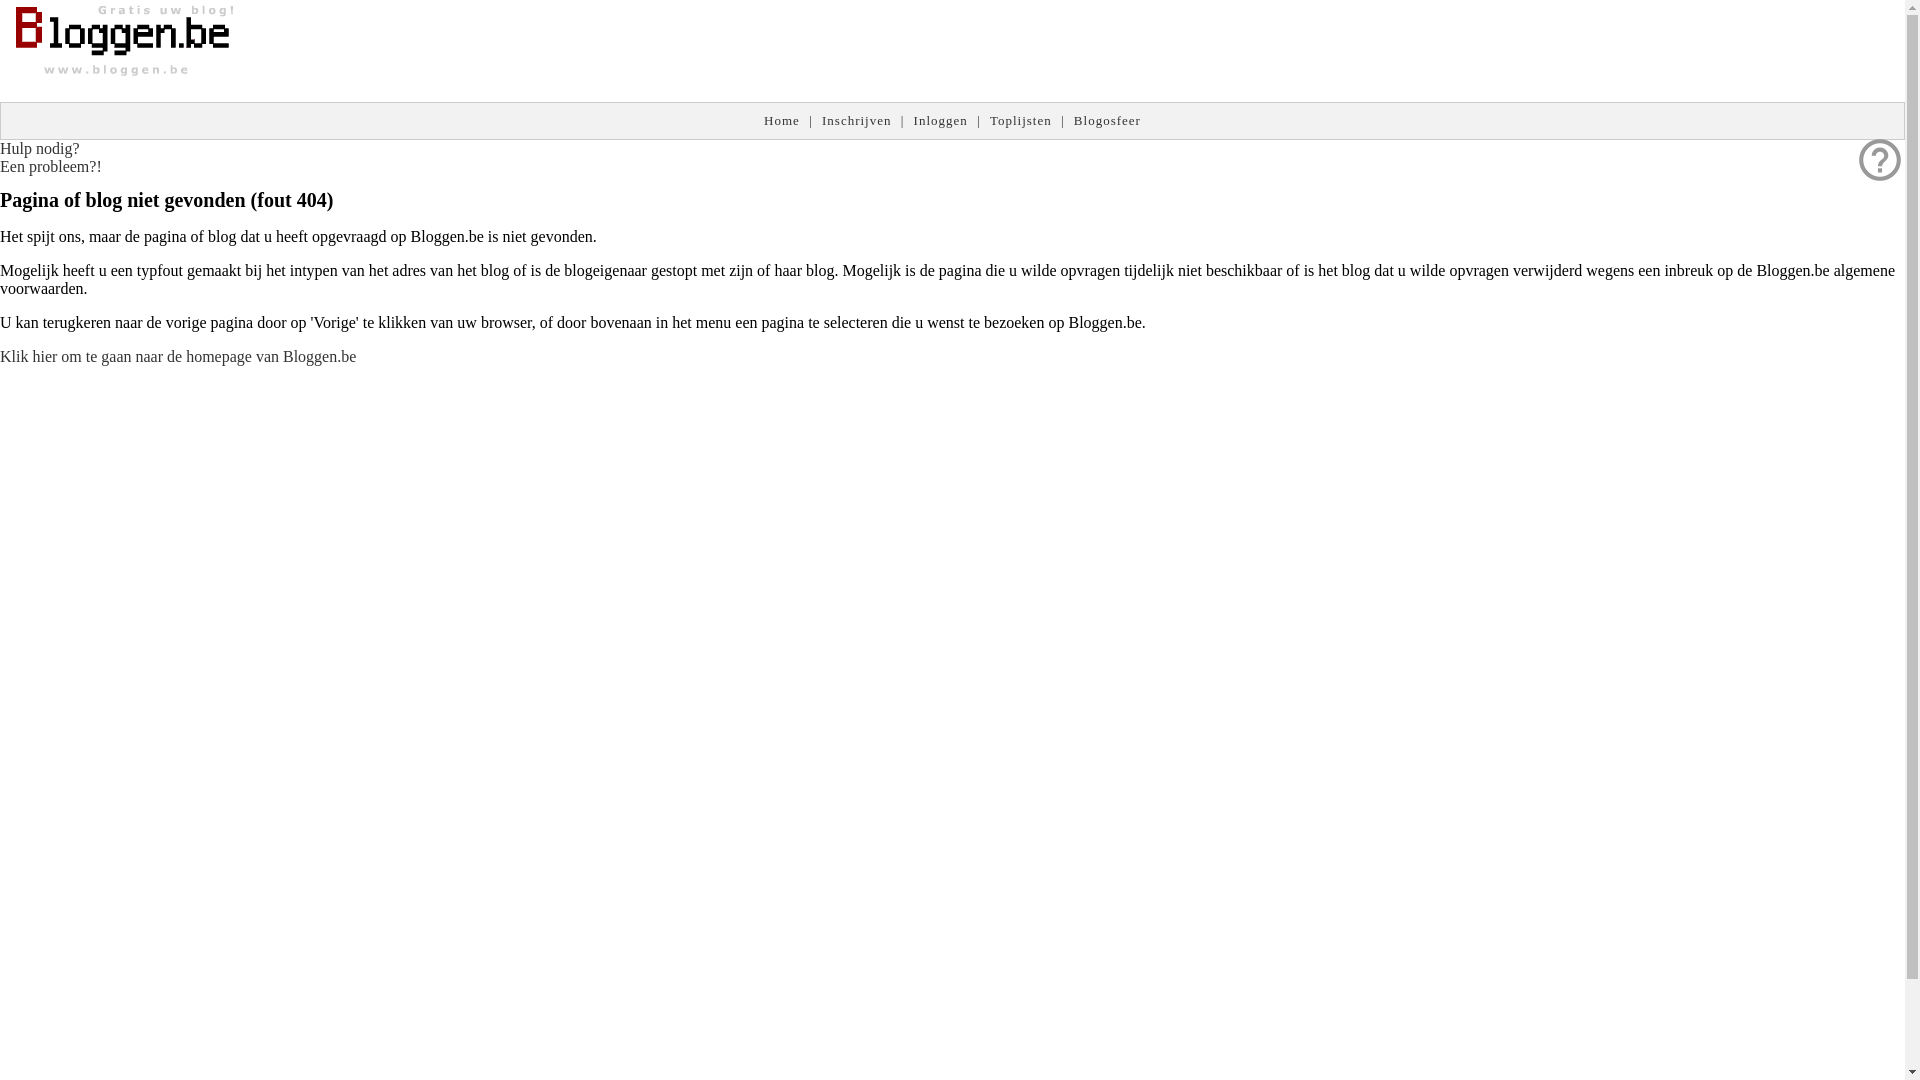  I want to click on 'Blogosfeer', so click(1106, 120).